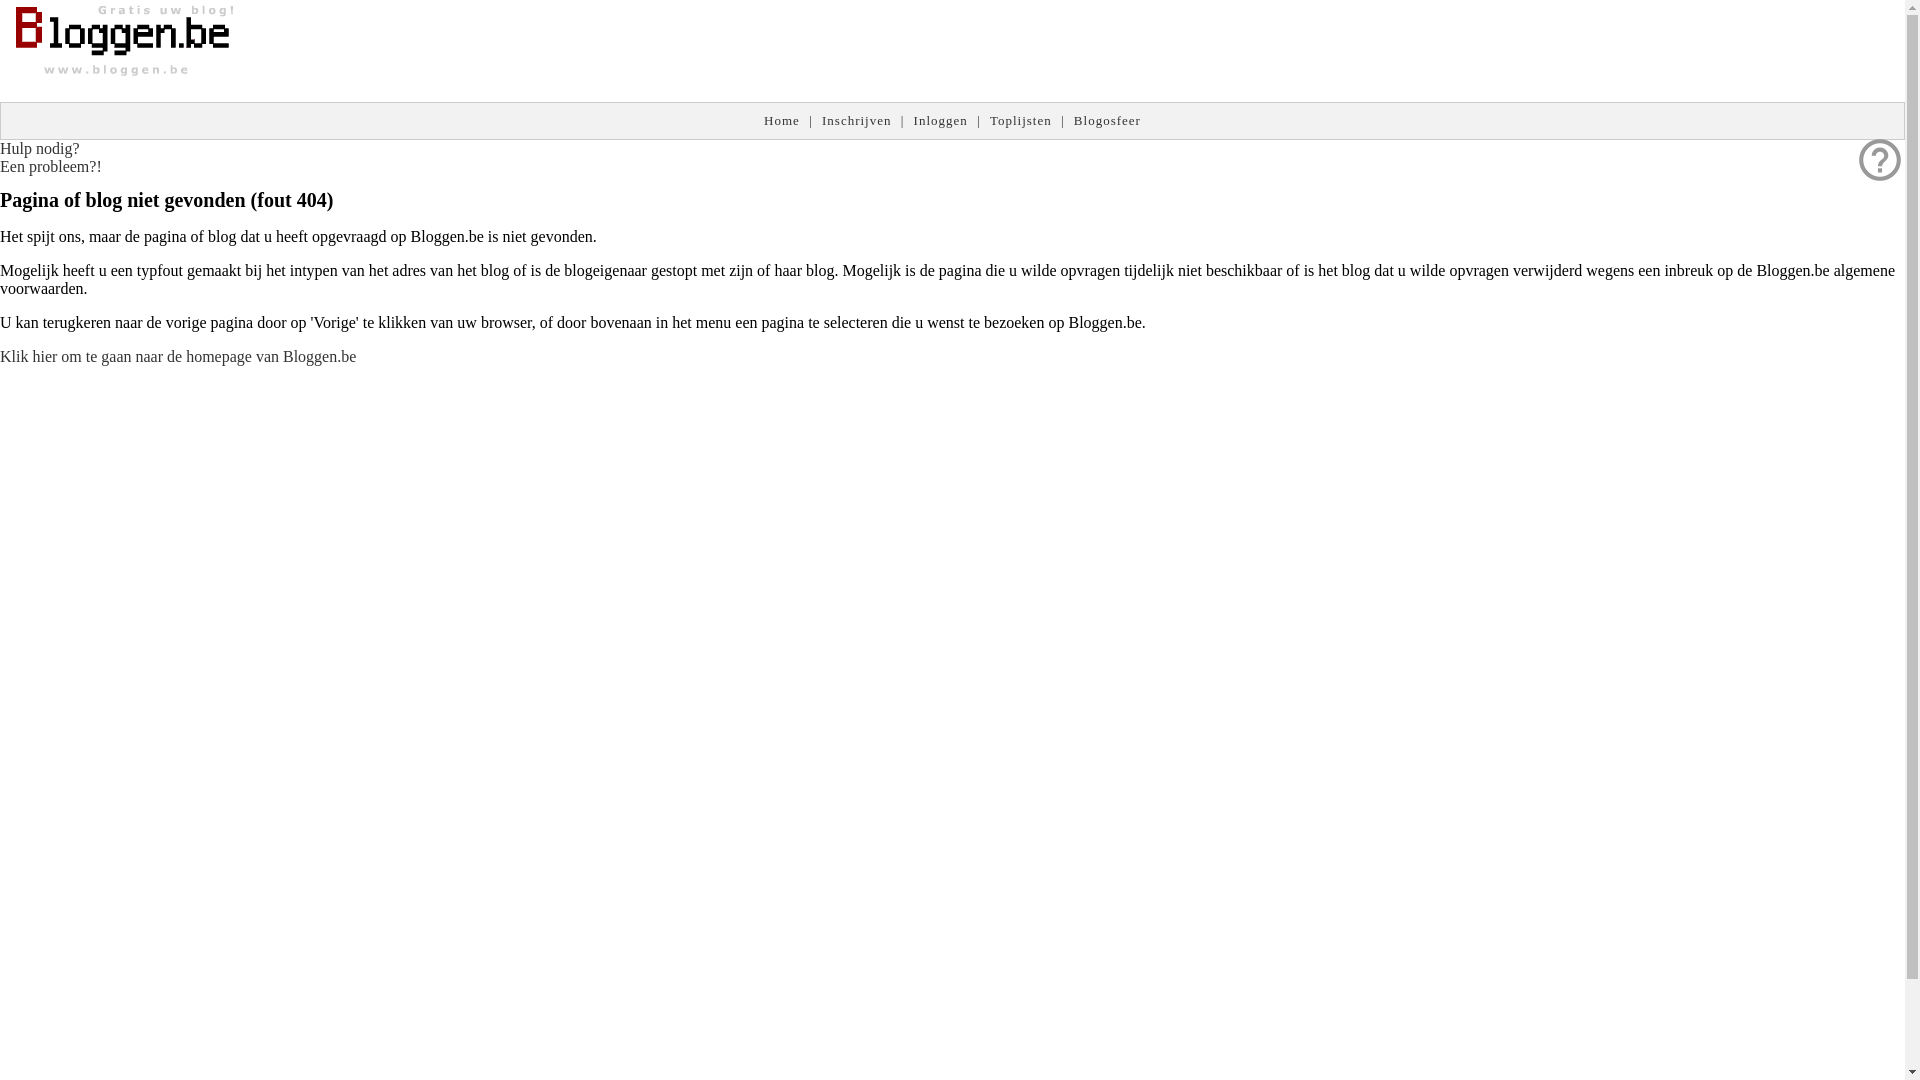  I want to click on 'Blogosfeer', so click(1106, 120).